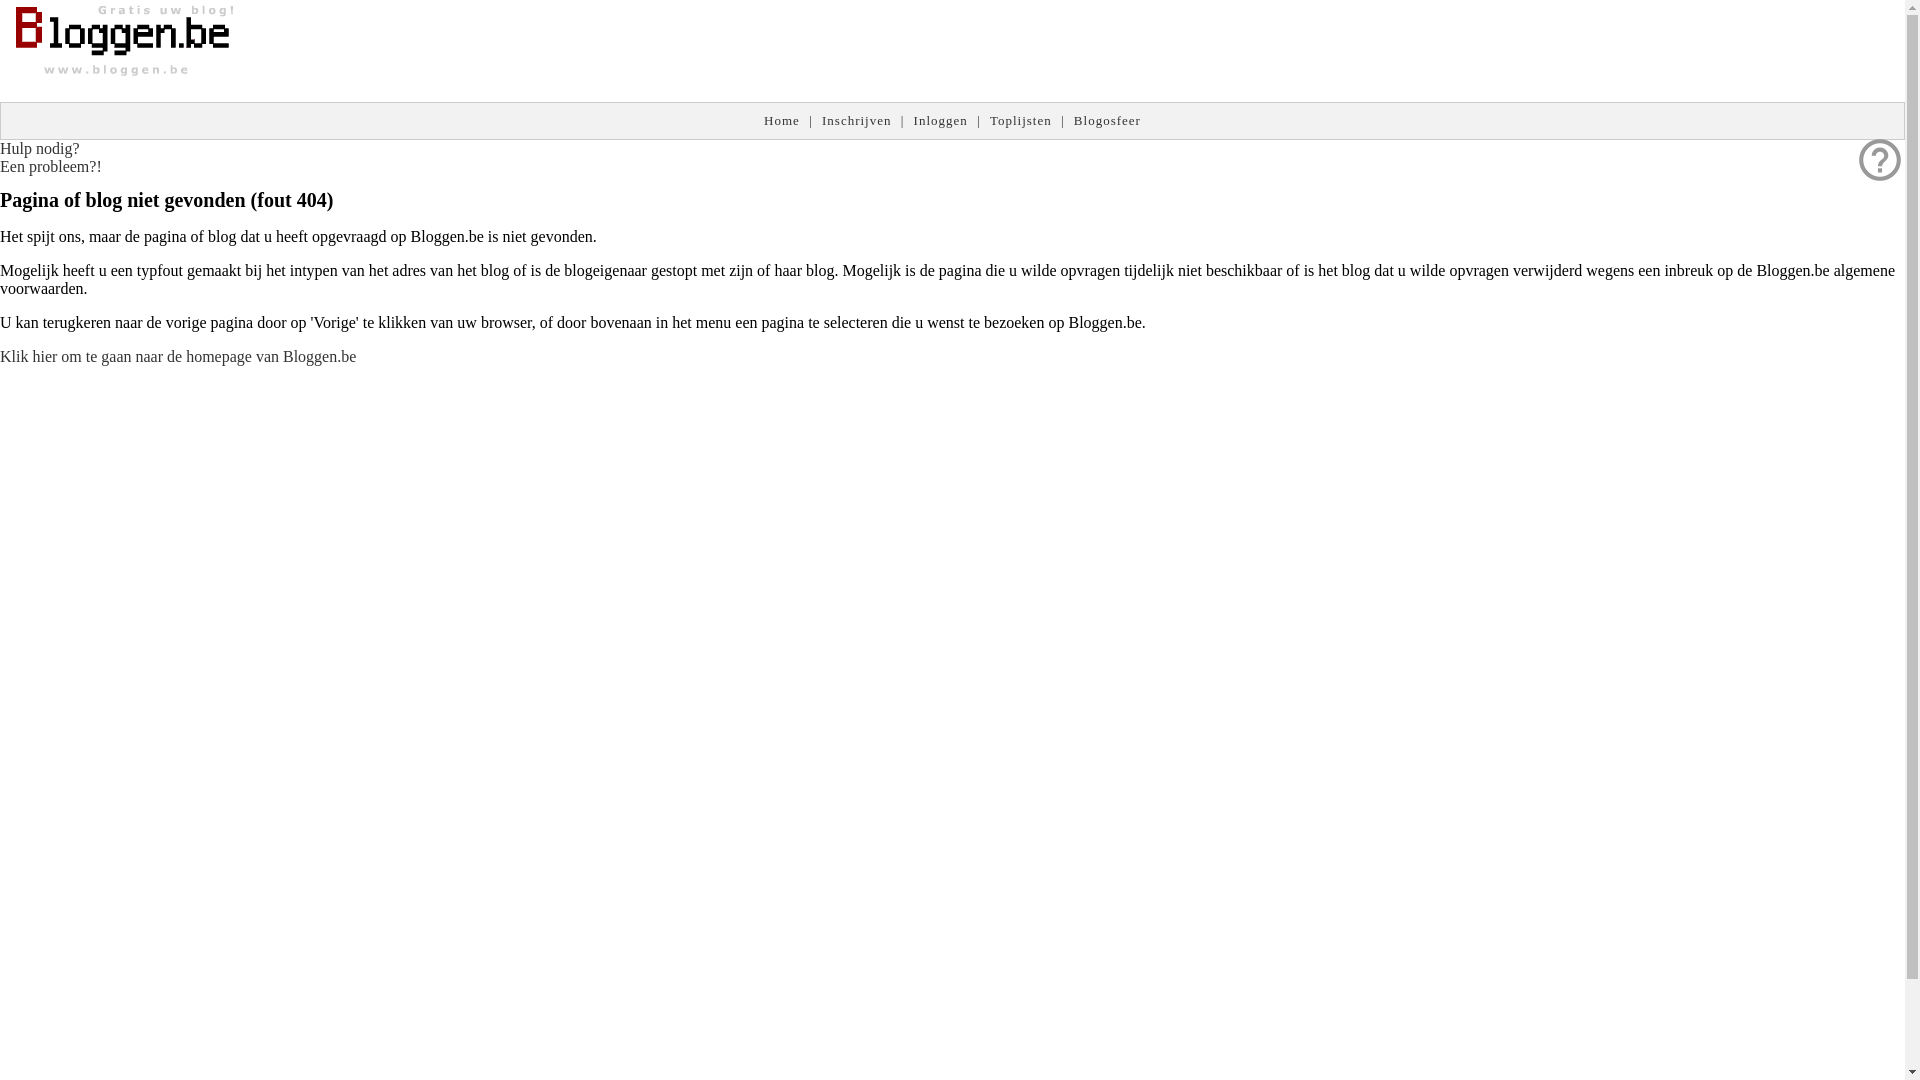  I want to click on 'Blogosfeer', so click(1106, 120).